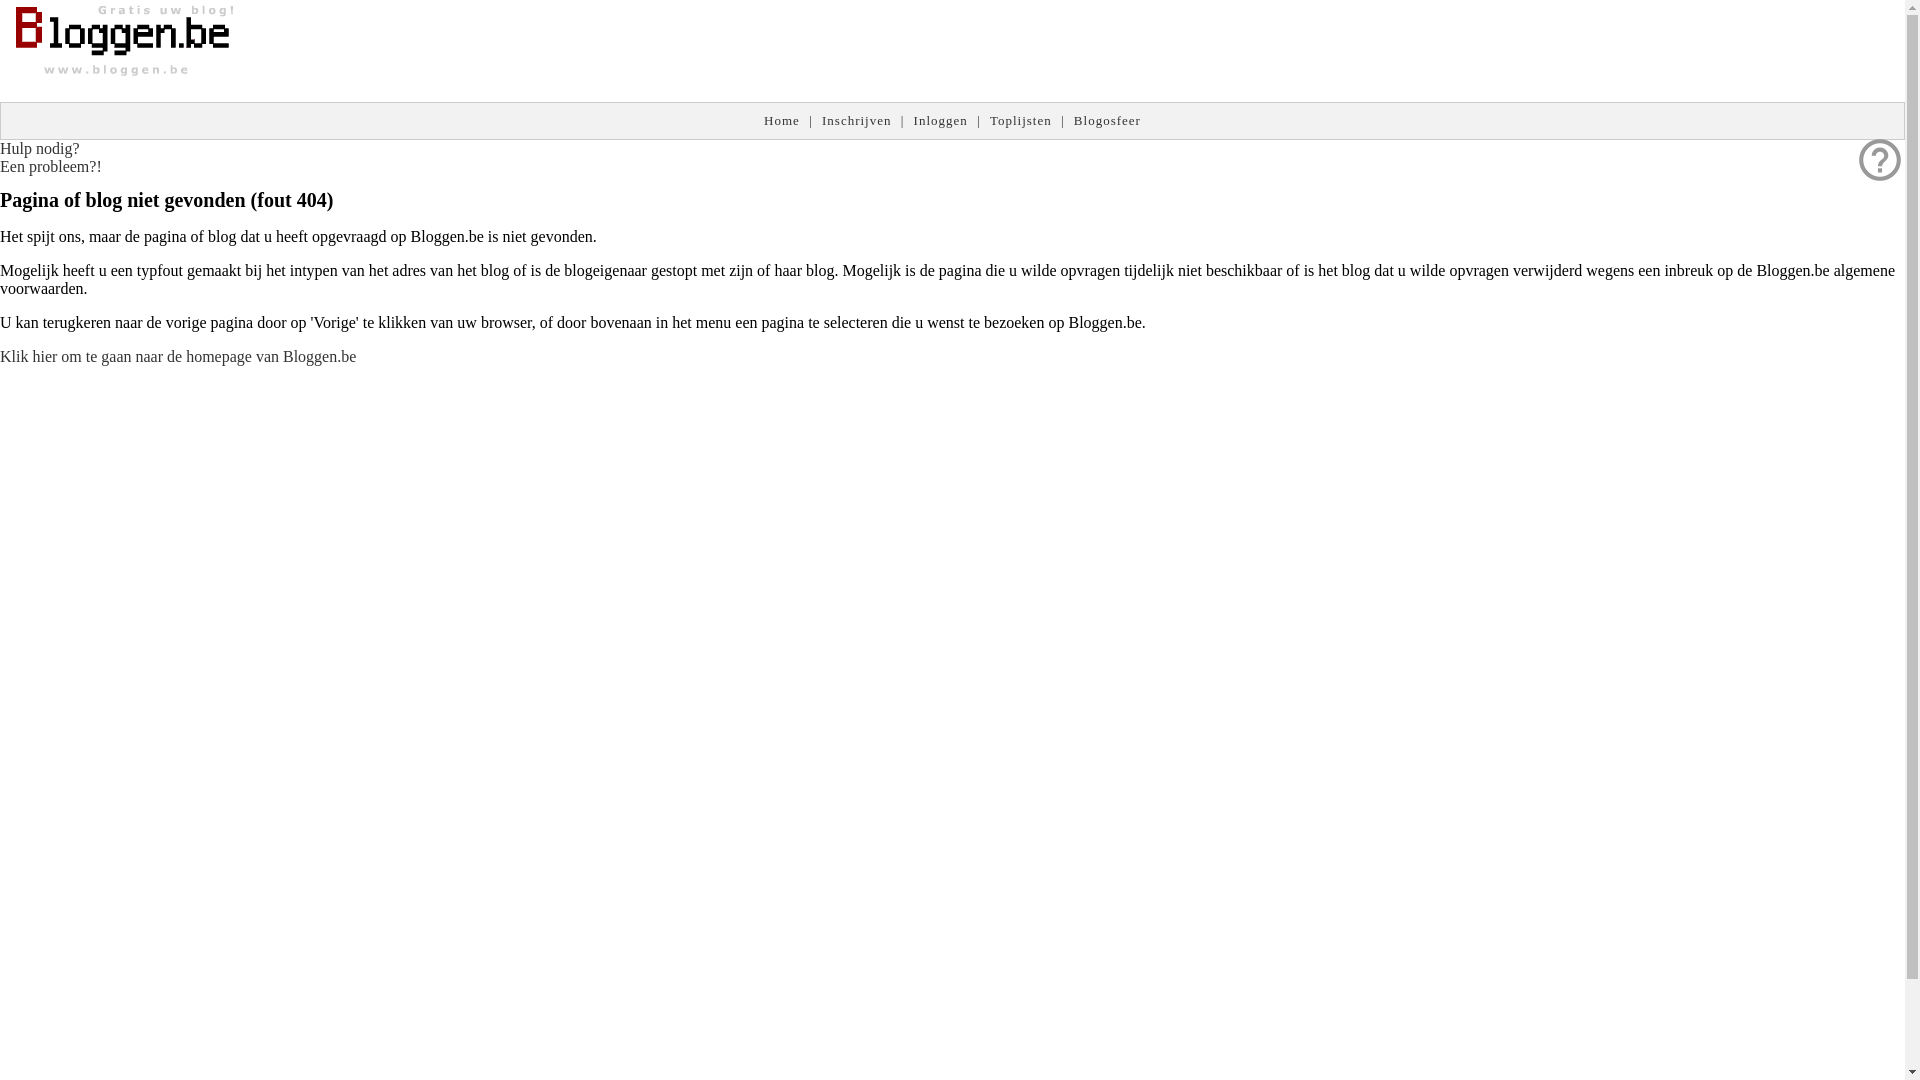  I want to click on 'Blogosfeer', so click(1106, 120).